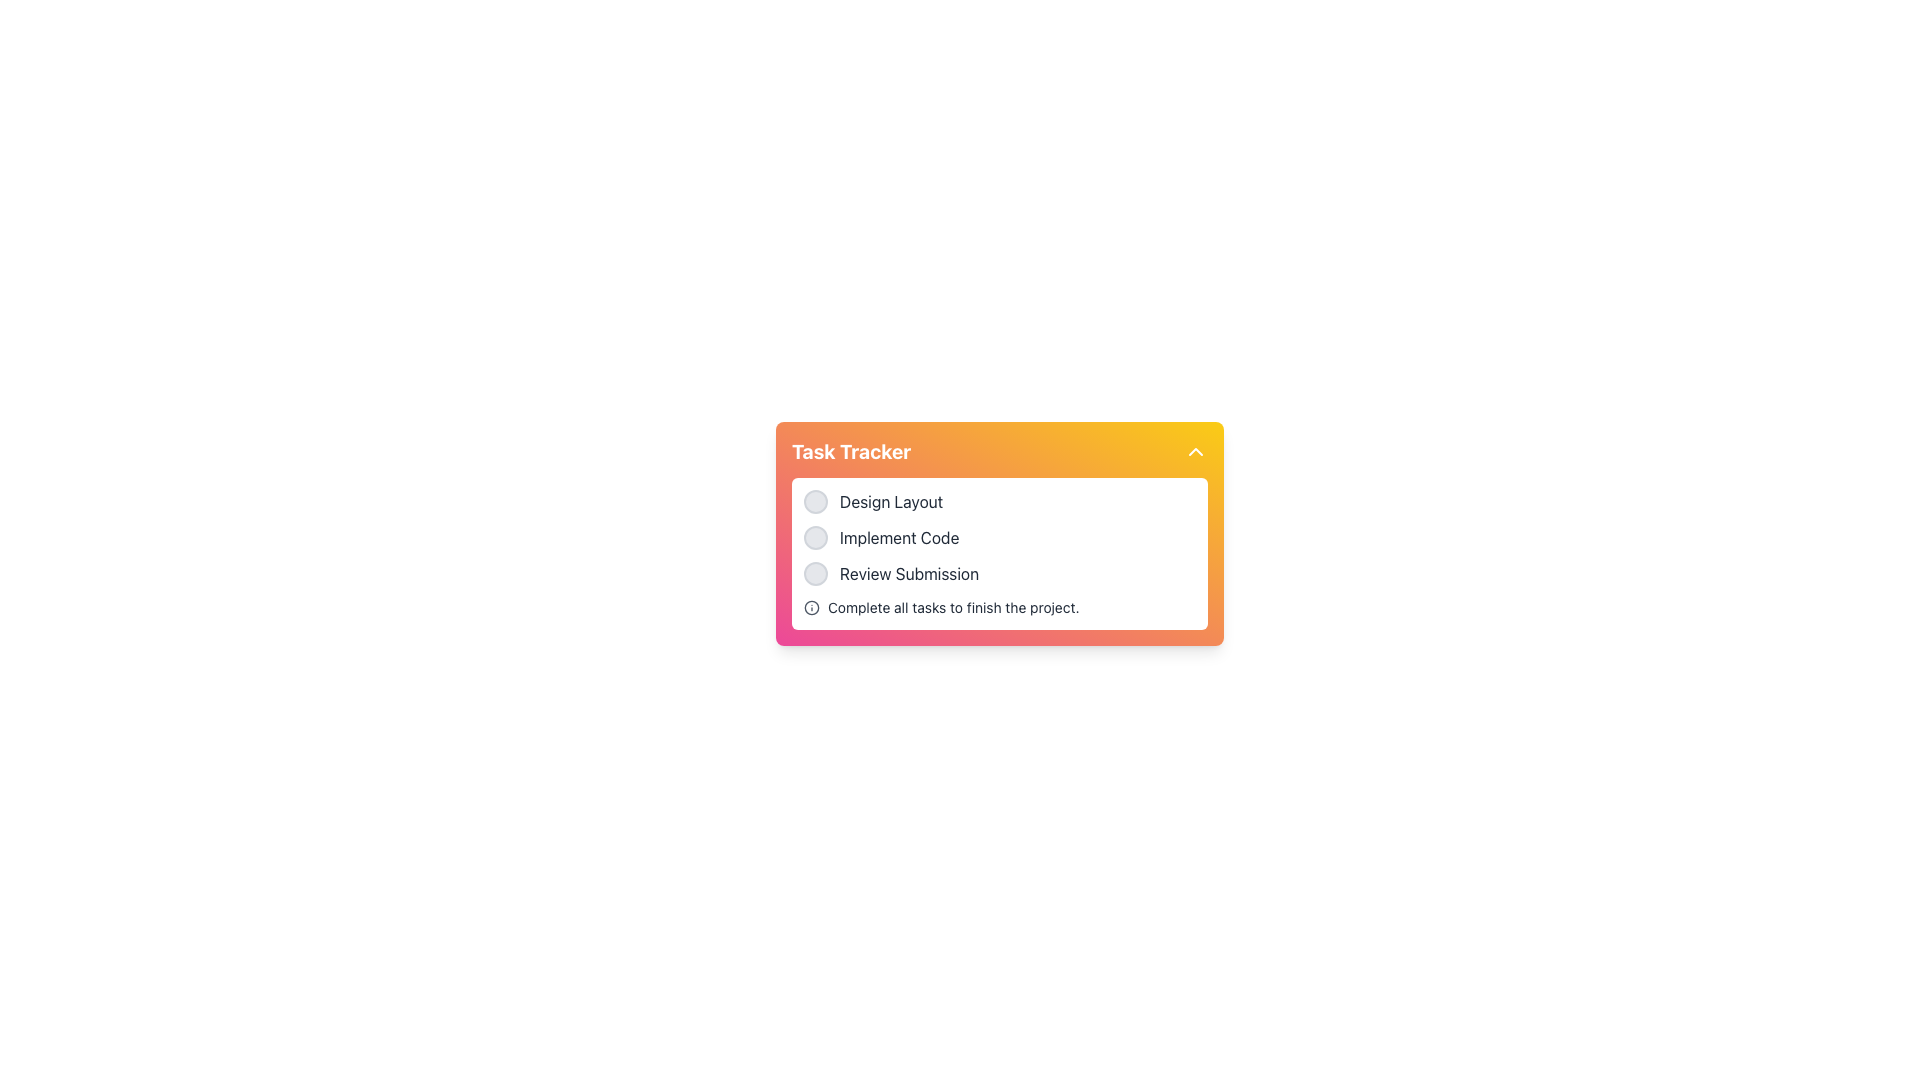 The image size is (1920, 1080). What do you see at coordinates (1195, 451) in the screenshot?
I see `the chevron-up button in the top-right corner of the 'Task Tracker' panel` at bounding box center [1195, 451].